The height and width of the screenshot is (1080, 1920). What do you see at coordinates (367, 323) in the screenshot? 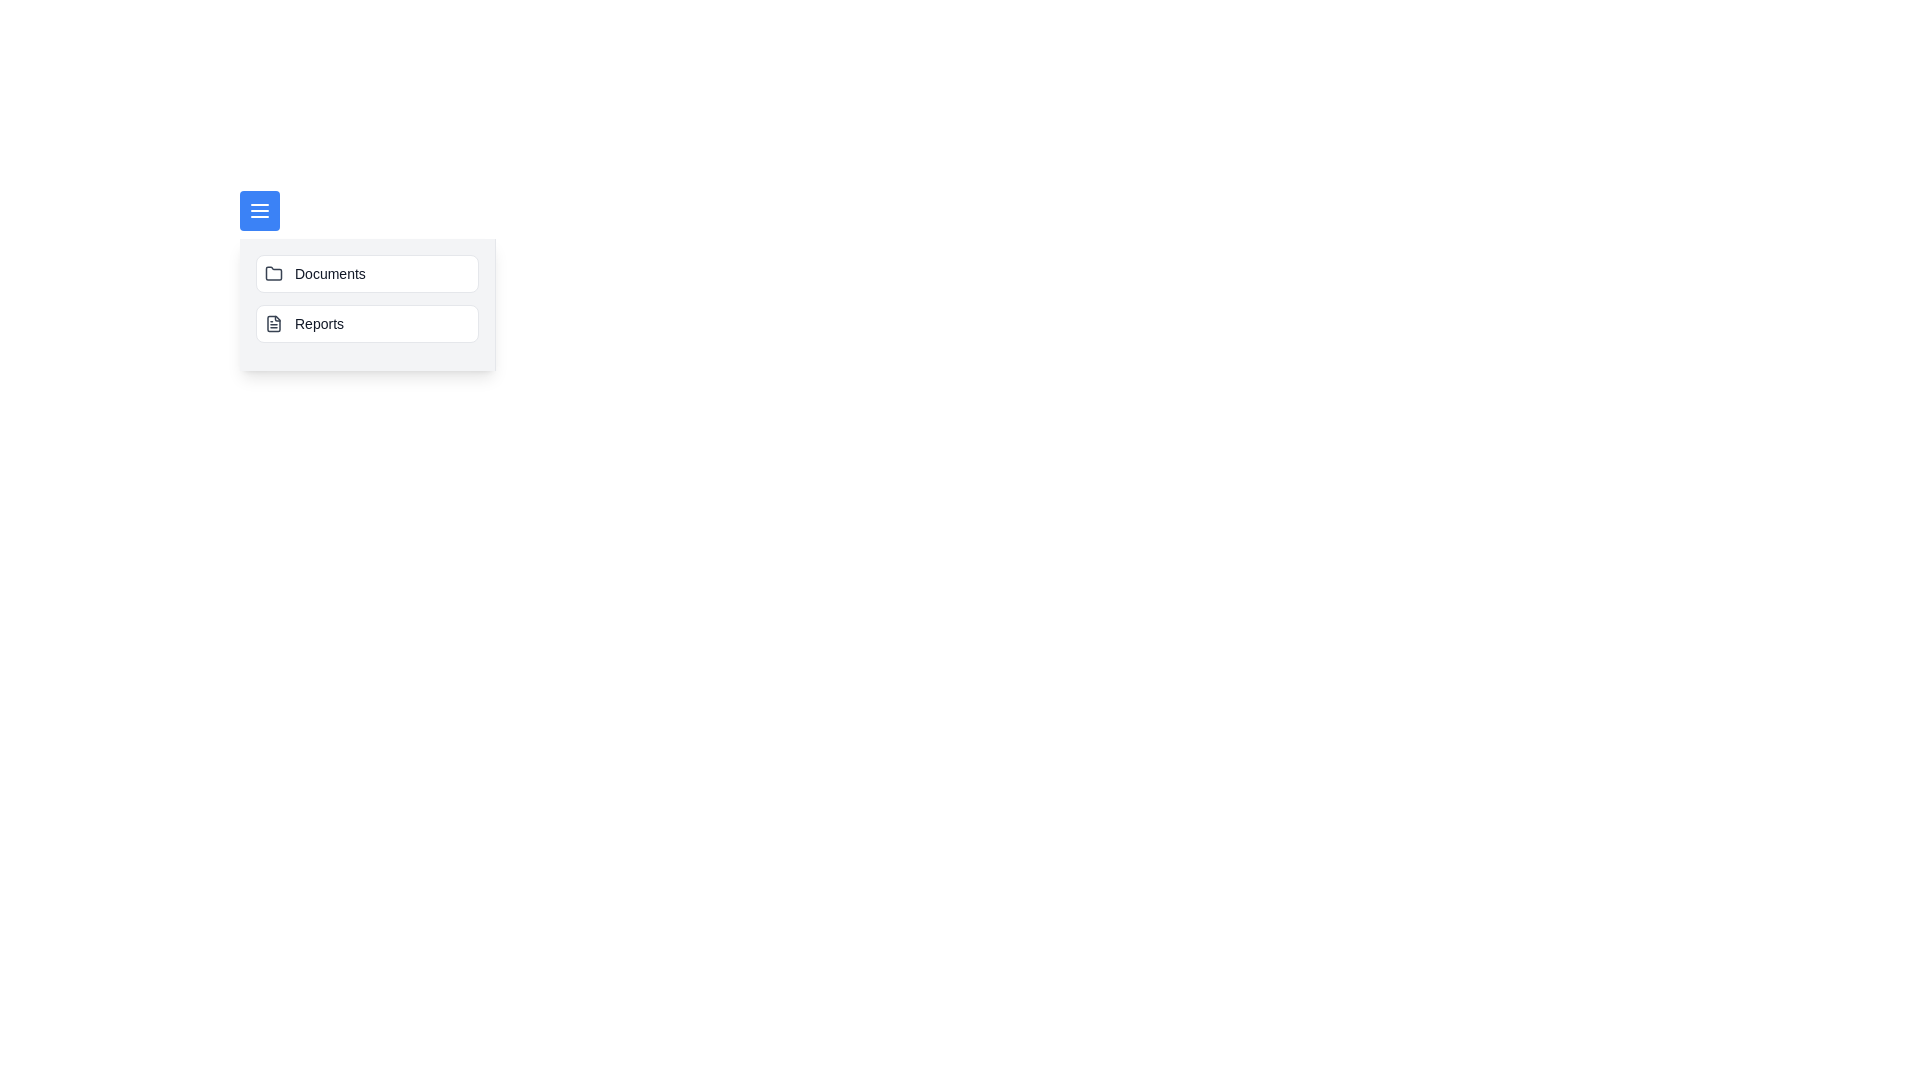
I see `the category Reports from the side menu` at bounding box center [367, 323].